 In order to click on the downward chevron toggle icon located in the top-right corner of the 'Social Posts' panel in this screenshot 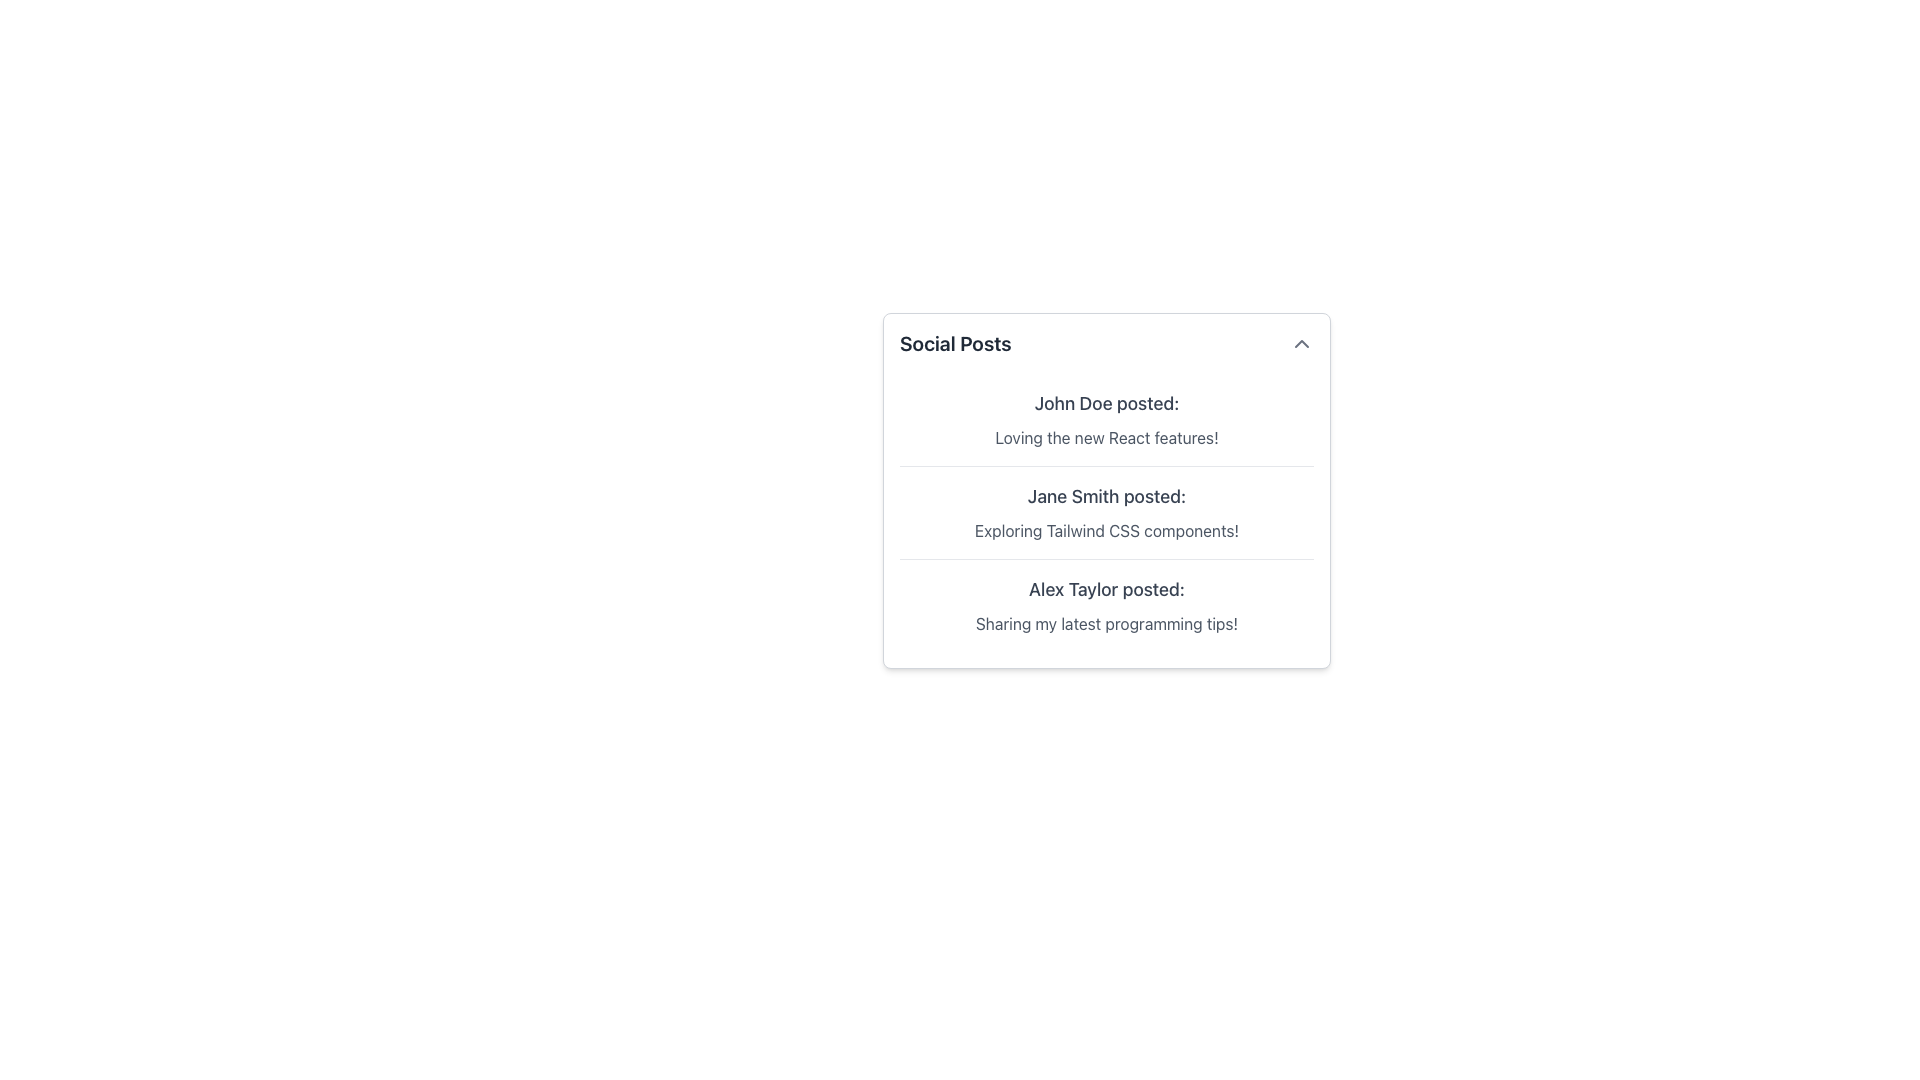, I will do `click(1301, 342)`.